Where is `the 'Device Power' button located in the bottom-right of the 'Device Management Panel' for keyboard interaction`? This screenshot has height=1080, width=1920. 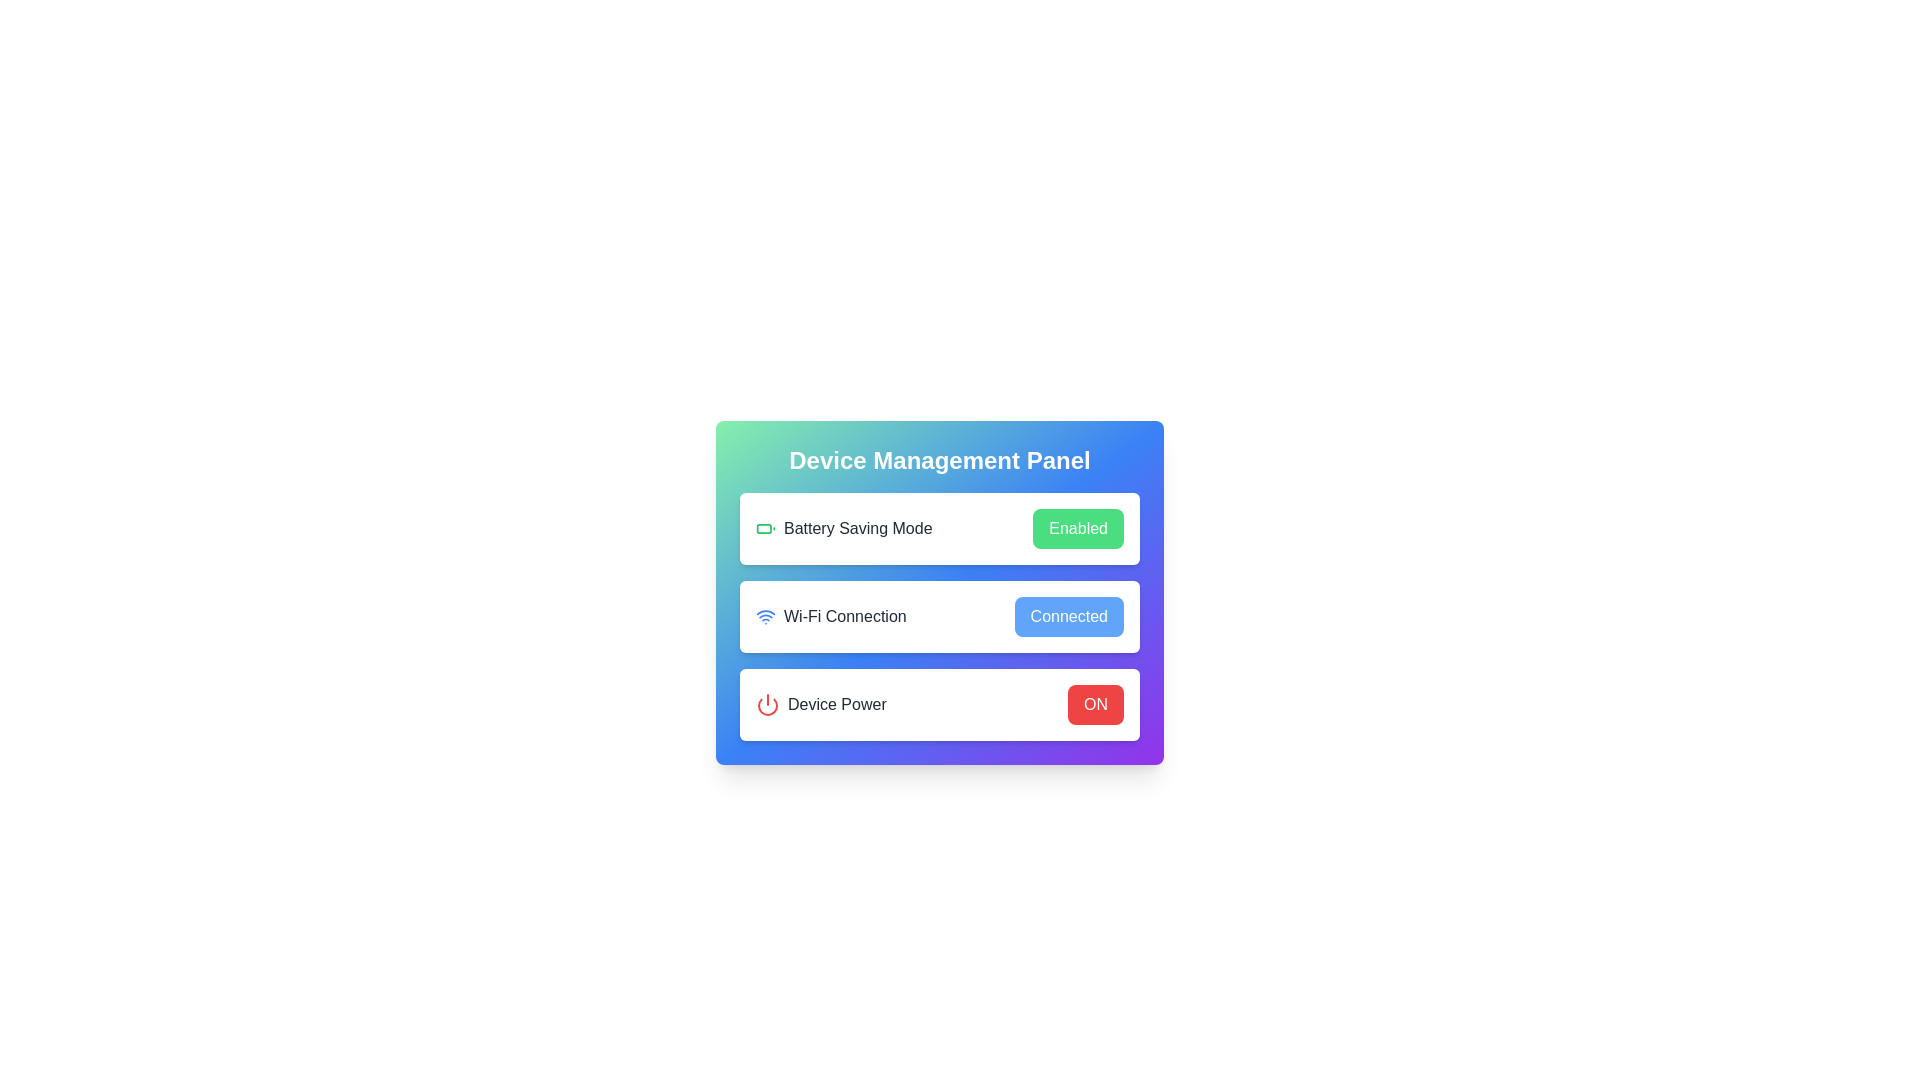 the 'Device Power' button located in the bottom-right of the 'Device Management Panel' for keyboard interaction is located at coordinates (1094, 704).